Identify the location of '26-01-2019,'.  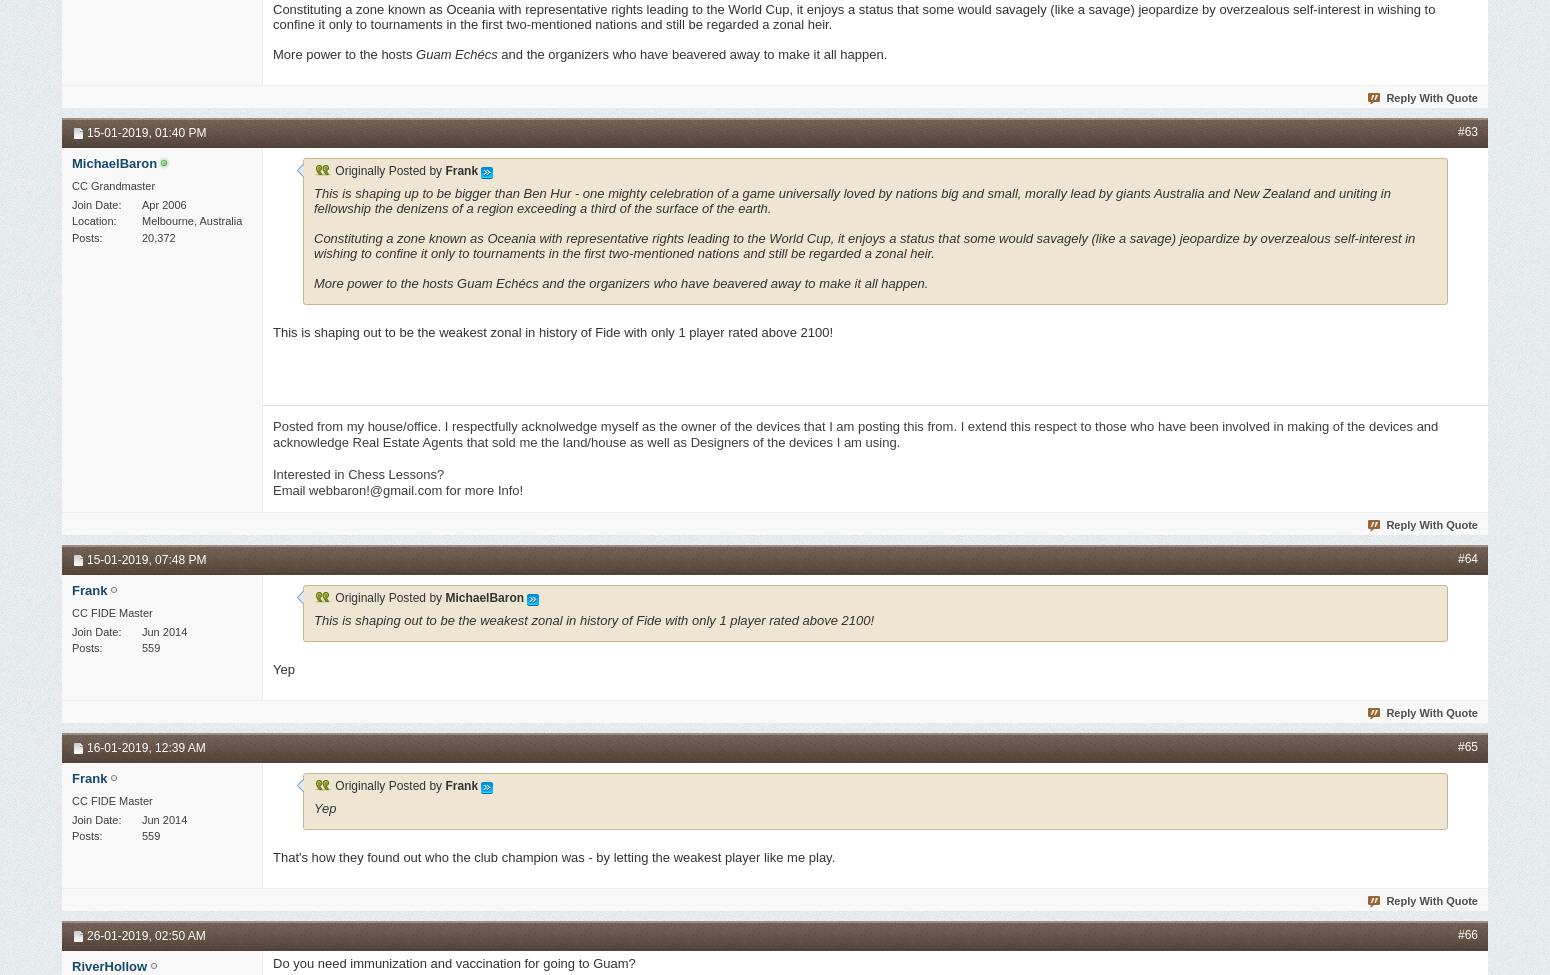
(121, 935).